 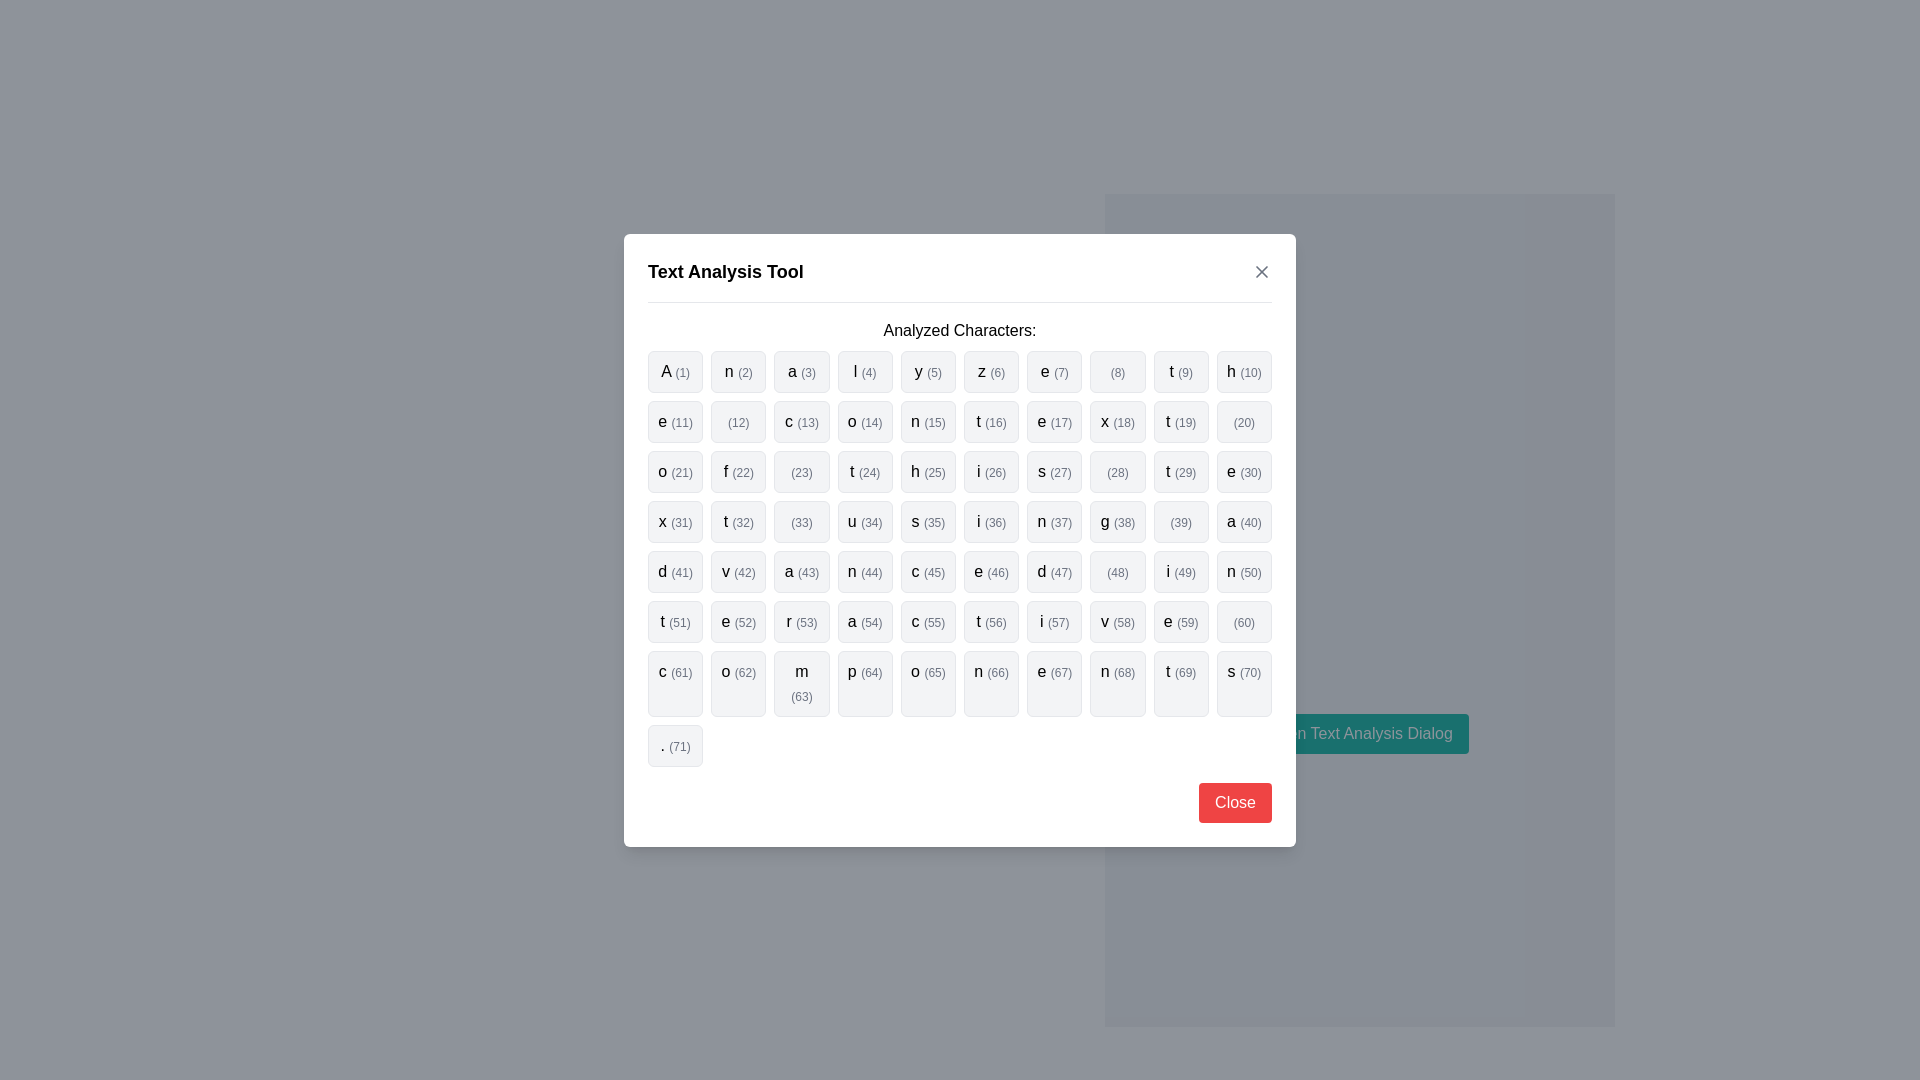 What do you see at coordinates (1359, 733) in the screenshot?
I see `the 'Open Text Analysis Dialog' button` at bounding box center [1359, 733].